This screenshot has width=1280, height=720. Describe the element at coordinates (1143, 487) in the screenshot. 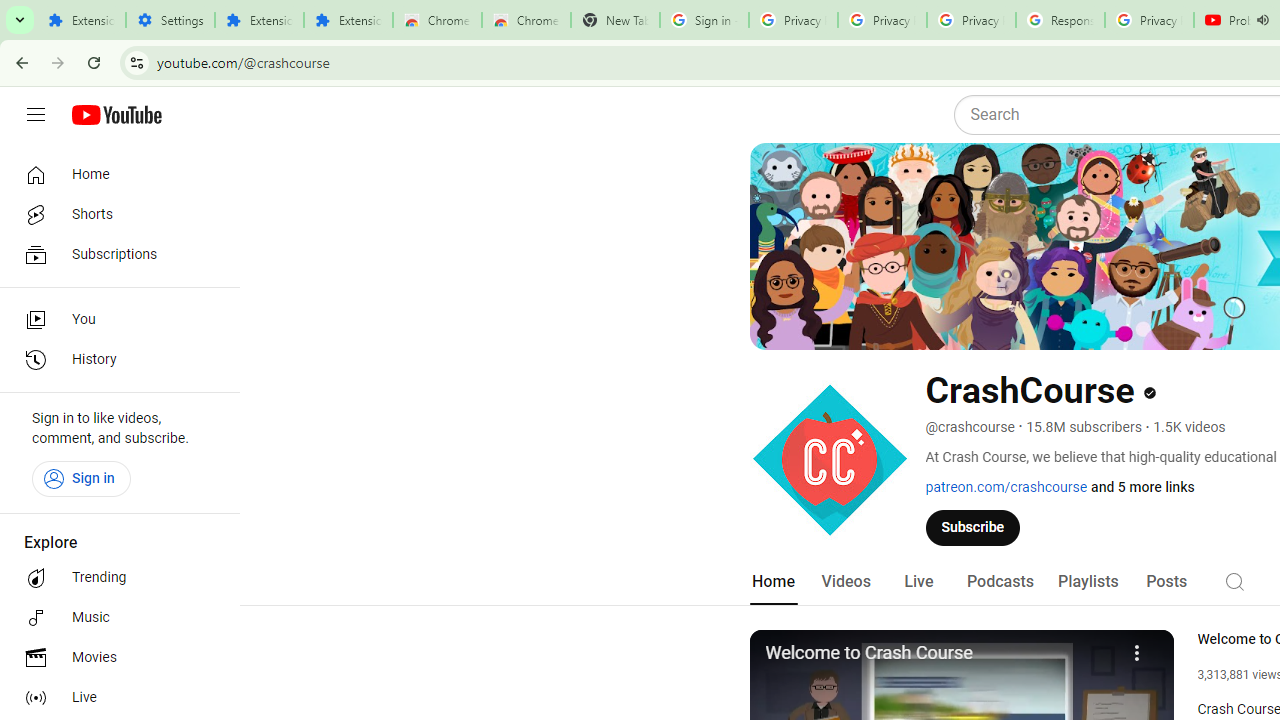

I see `'and 5 more links'` at that location.